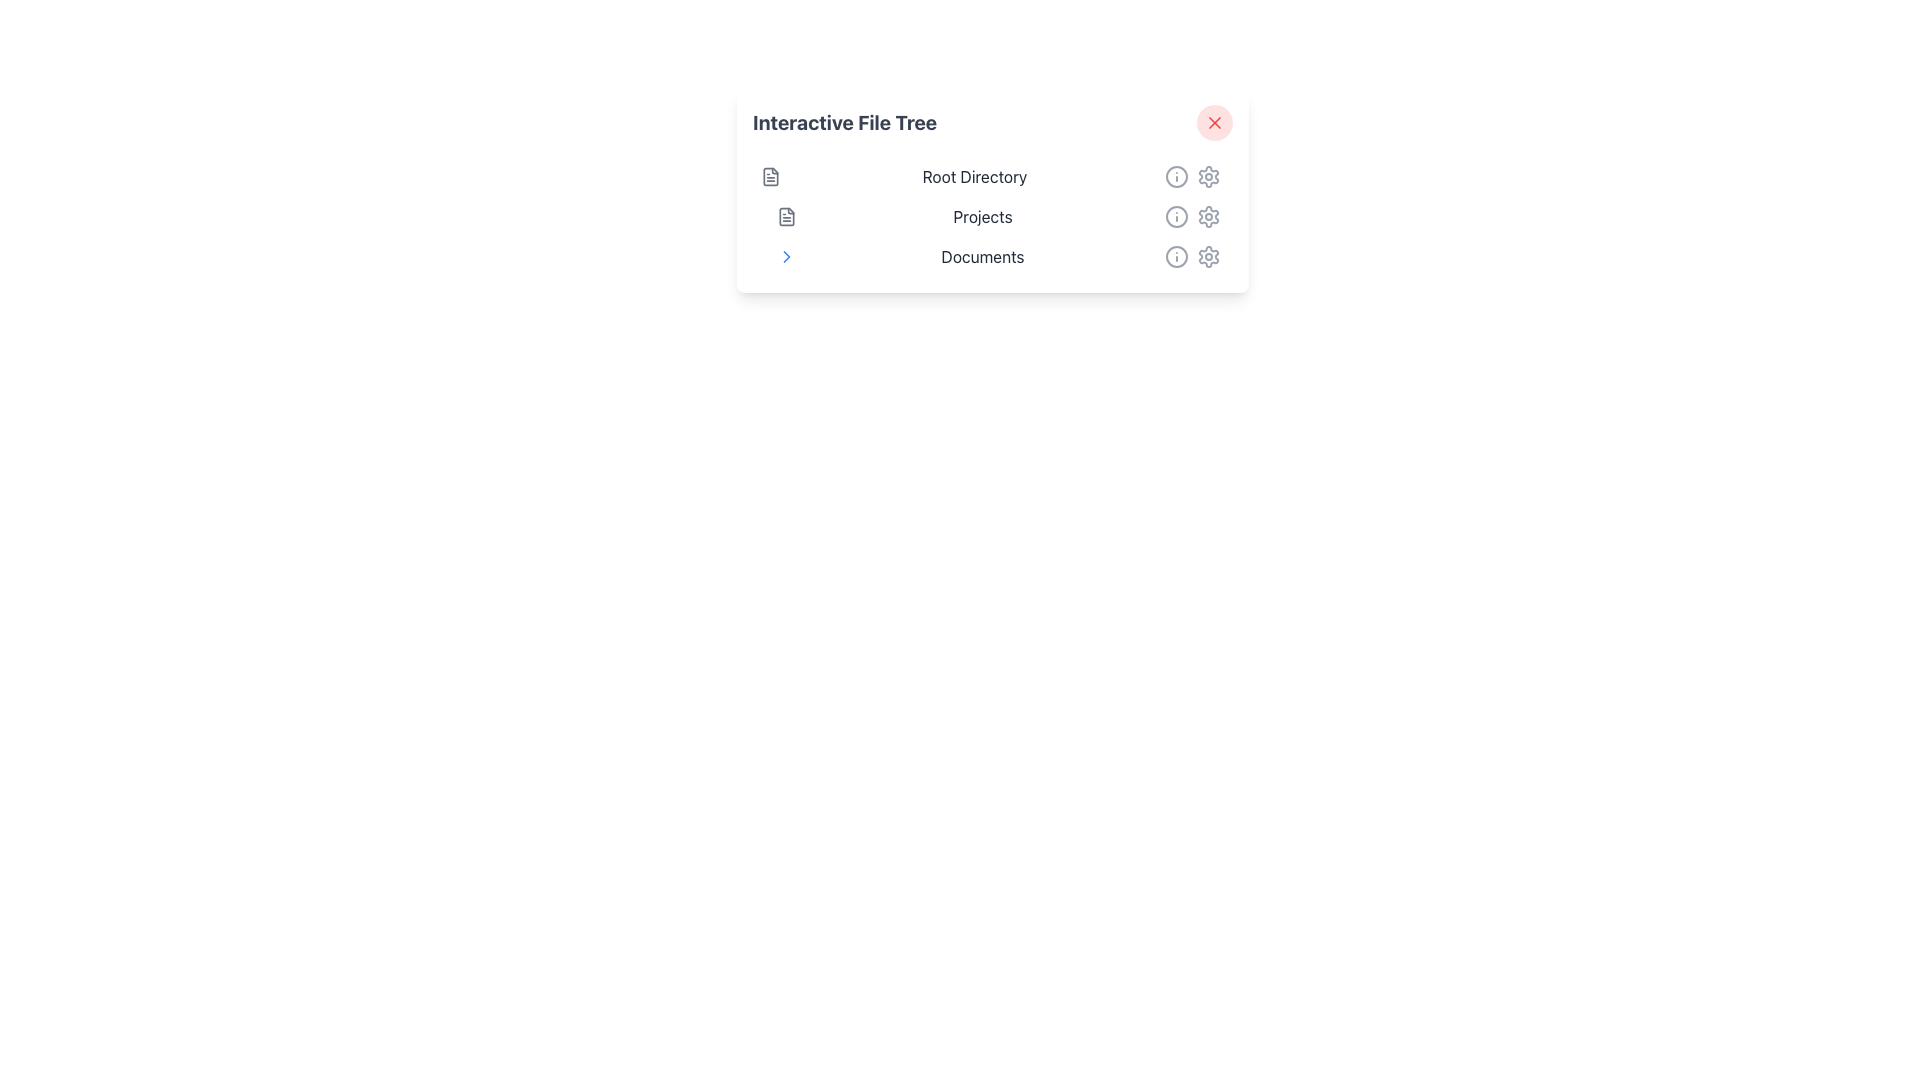 This screenshot has width=1920, height=1080. I want to click on the text label 'Projects' in the list under 'Interactive File Tree', so click(993, 216).